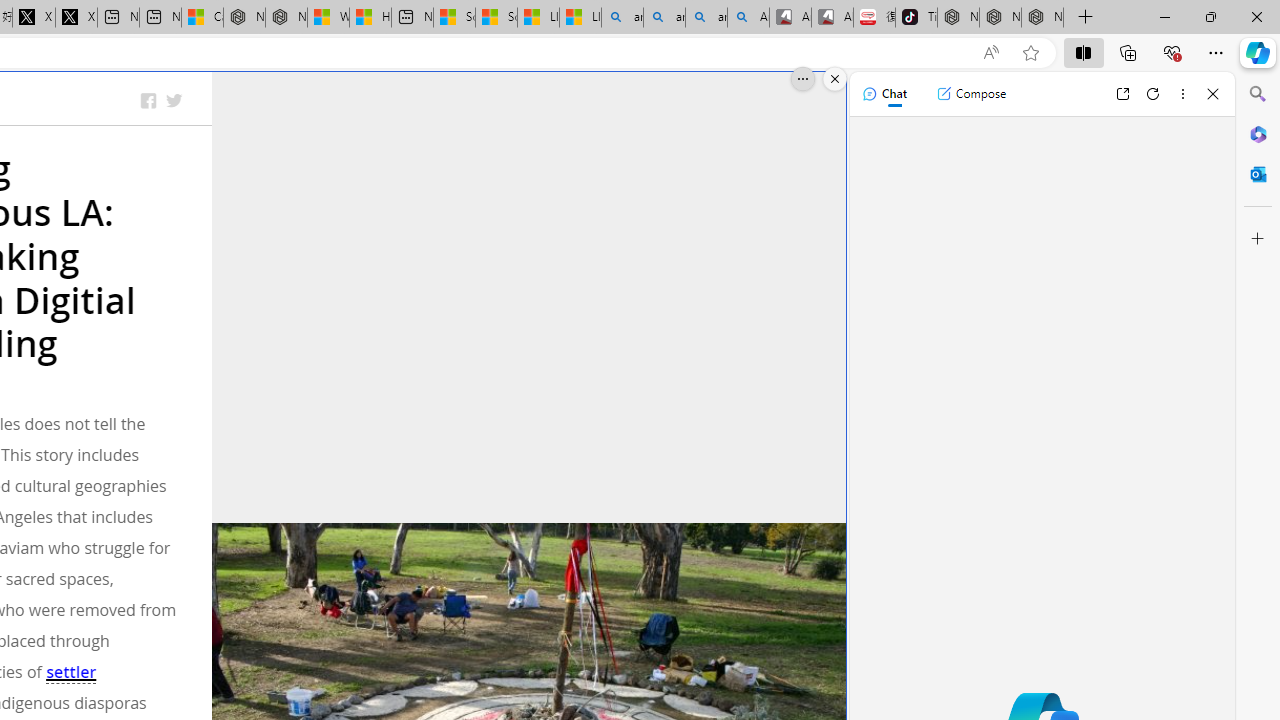 This screenshot has width=1280, height=720. What do you see at coordinates (1164, 16) in the screenshot?
I see `'Minimize'` at bounding box center [1164, 16].